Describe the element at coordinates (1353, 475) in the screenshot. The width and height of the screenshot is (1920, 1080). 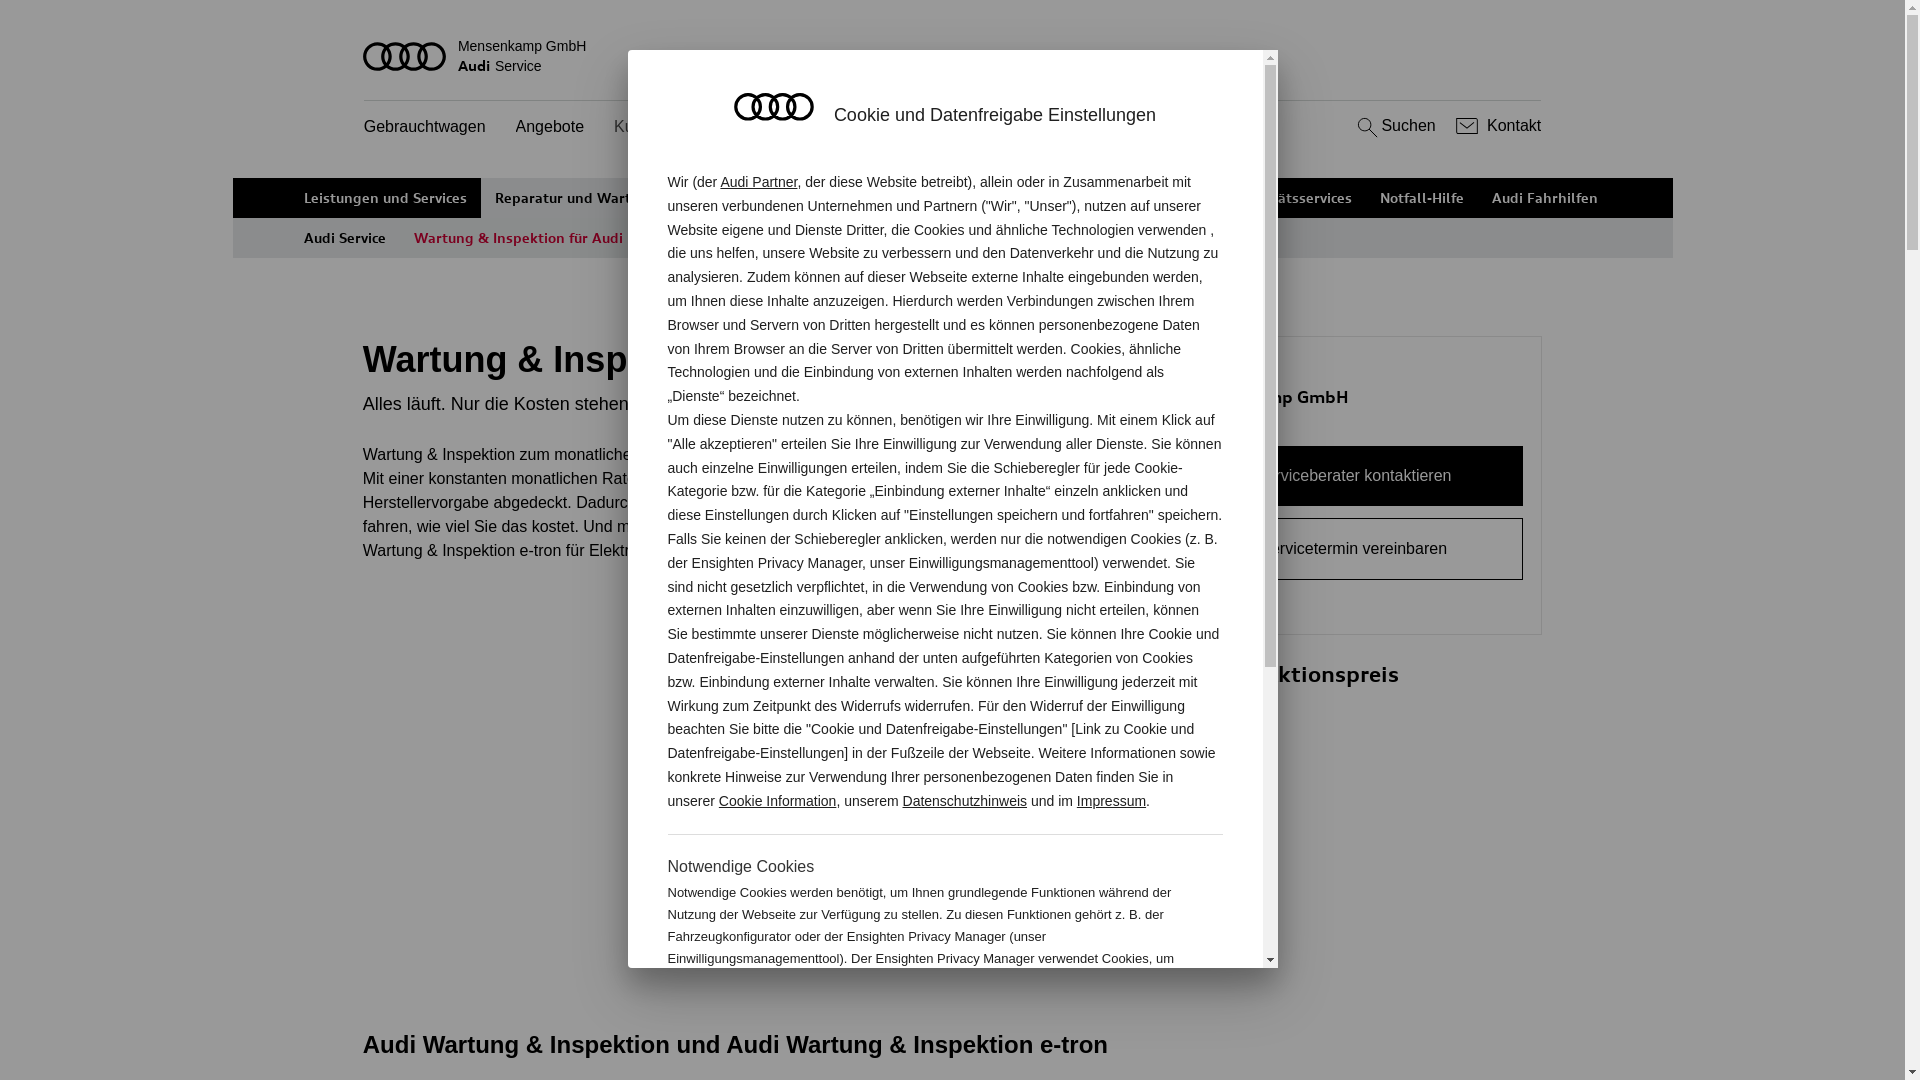
I see `'Serviceberater kontaktieren'` at that location.